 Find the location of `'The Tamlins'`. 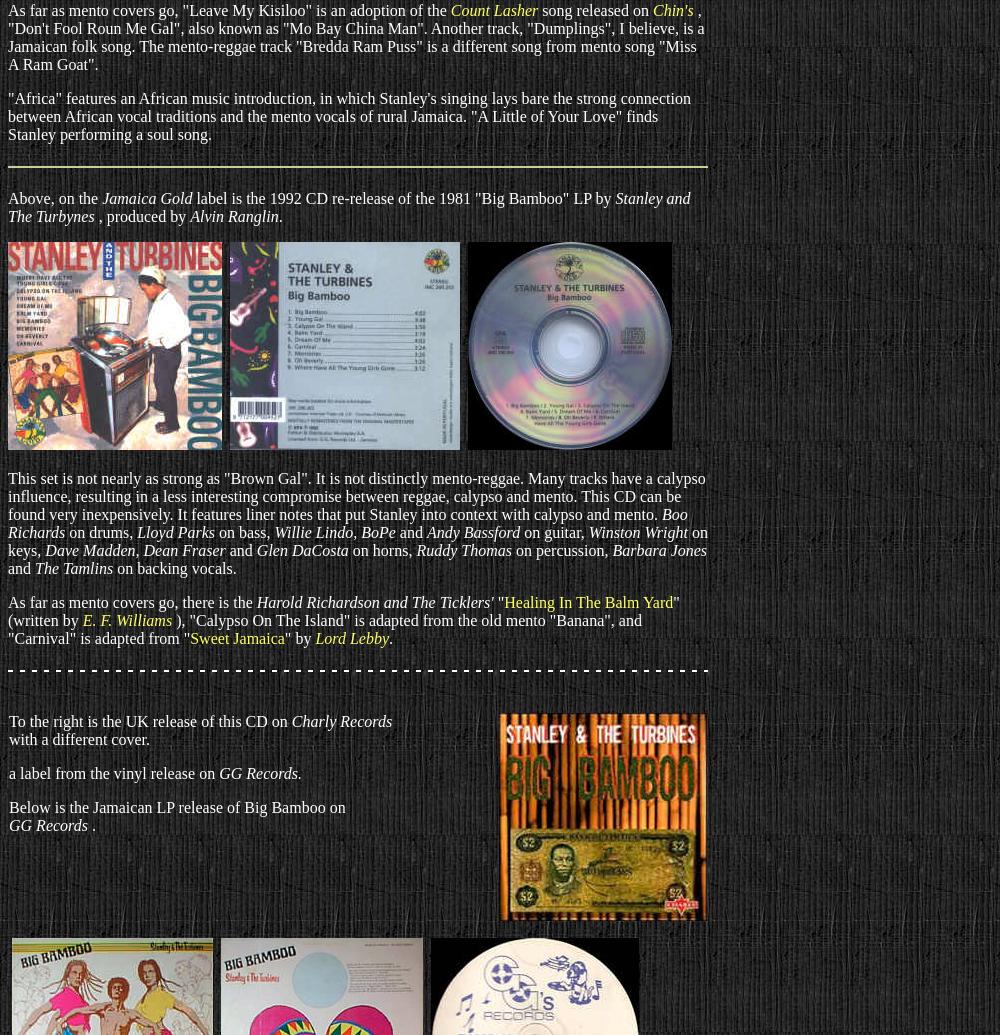

'The Tamlins' is located at coordinates (75, 567).